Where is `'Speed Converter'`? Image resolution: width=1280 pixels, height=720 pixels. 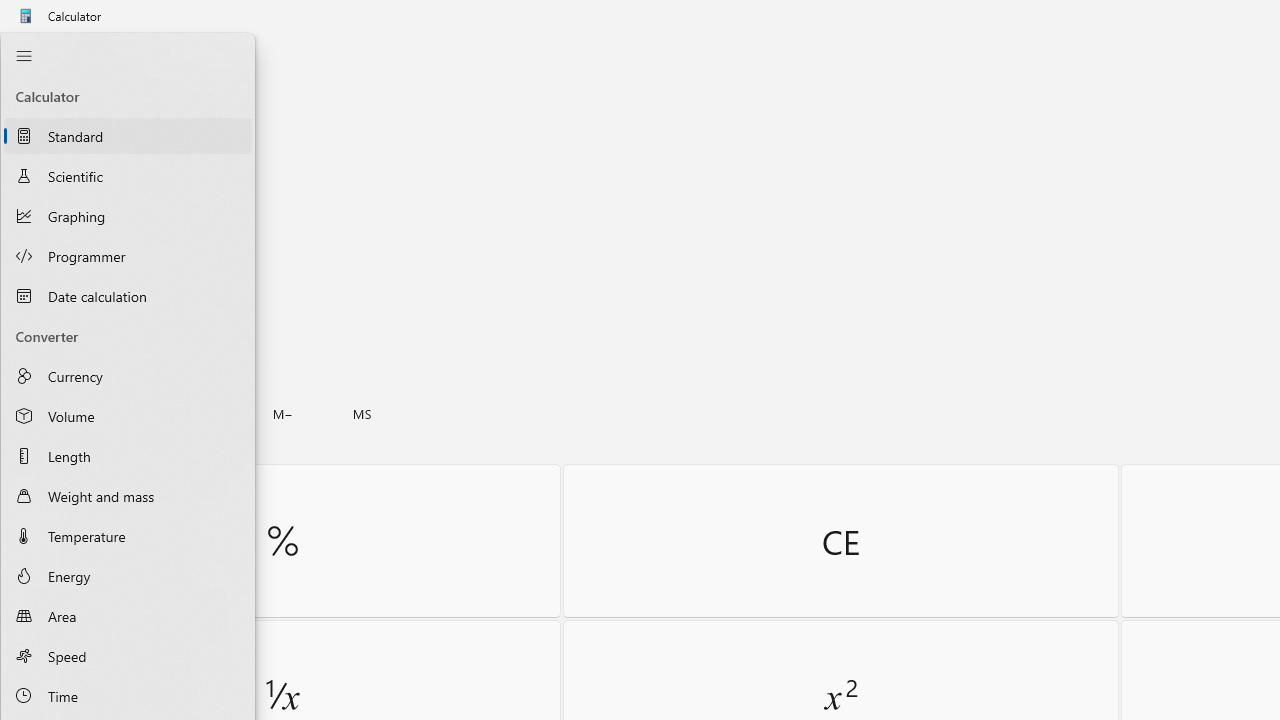 'Speed Converter' is located at coordinates (127, 655).